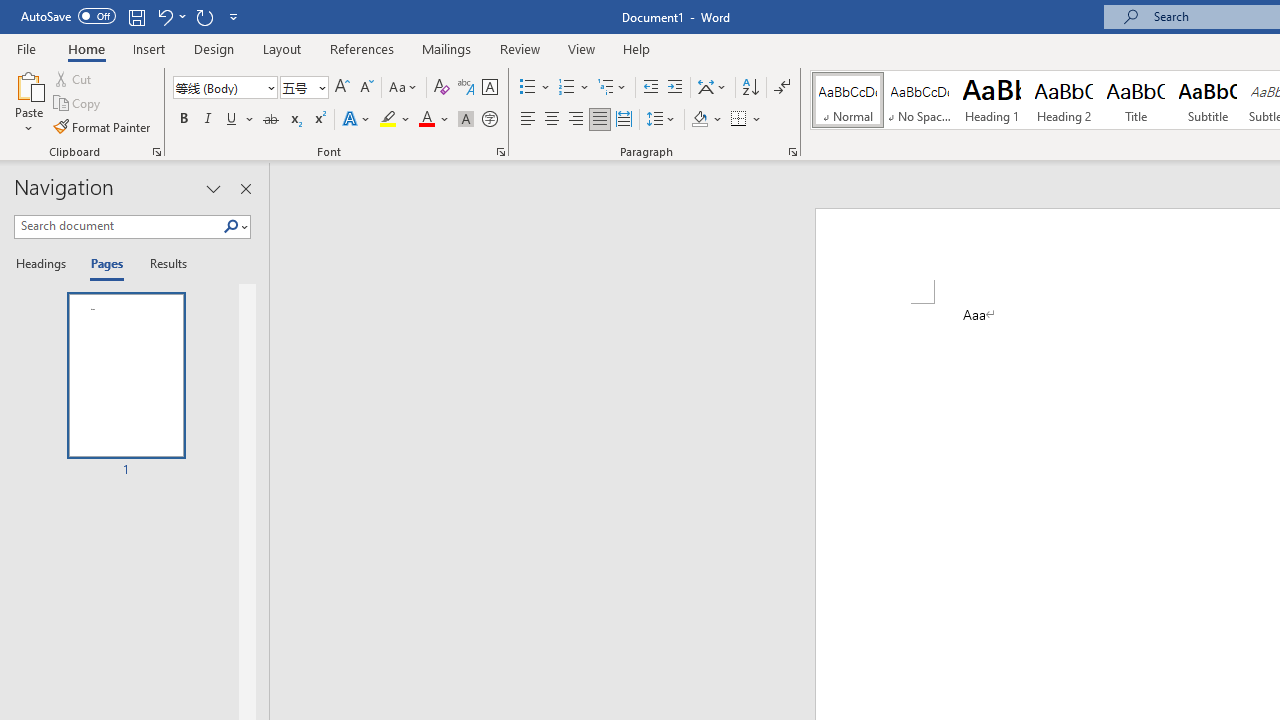 The height and width of the screenshot is (720, 1280). I want to click on 'Font Color Red', so click(425, 119).